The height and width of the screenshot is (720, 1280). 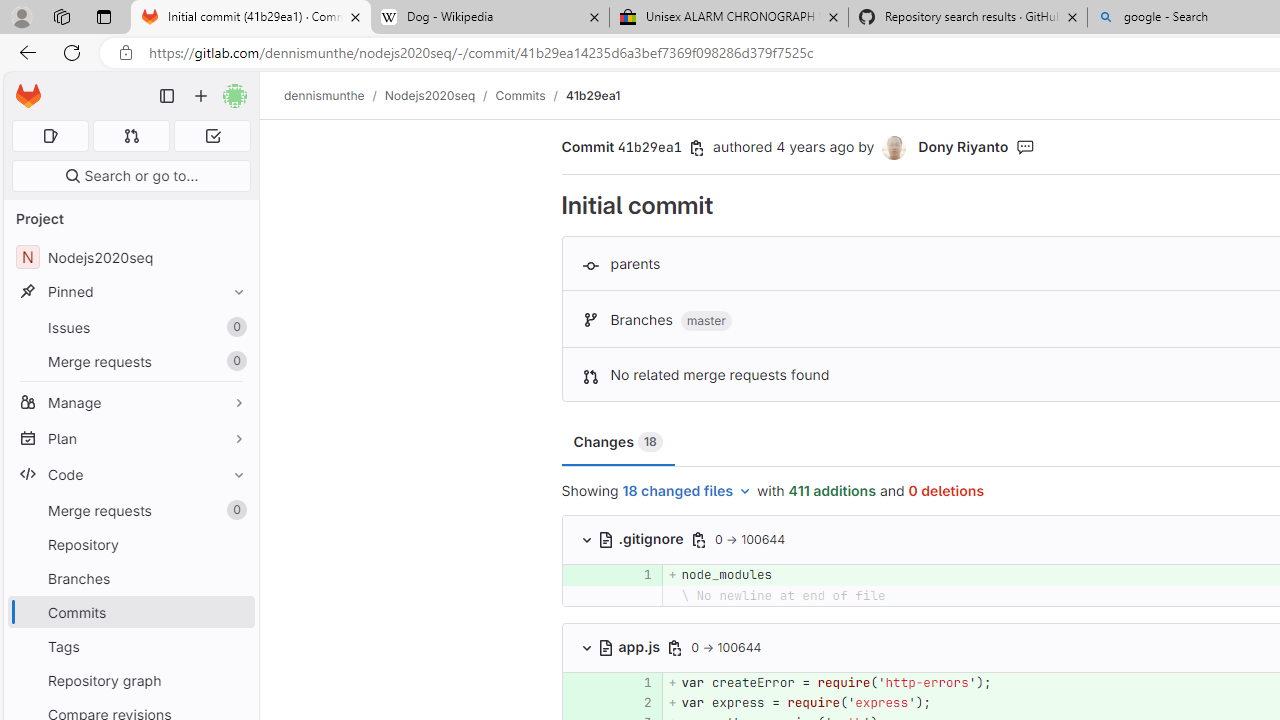 I want to click on 'Add a comment to this line', so click(x=561, y=701).